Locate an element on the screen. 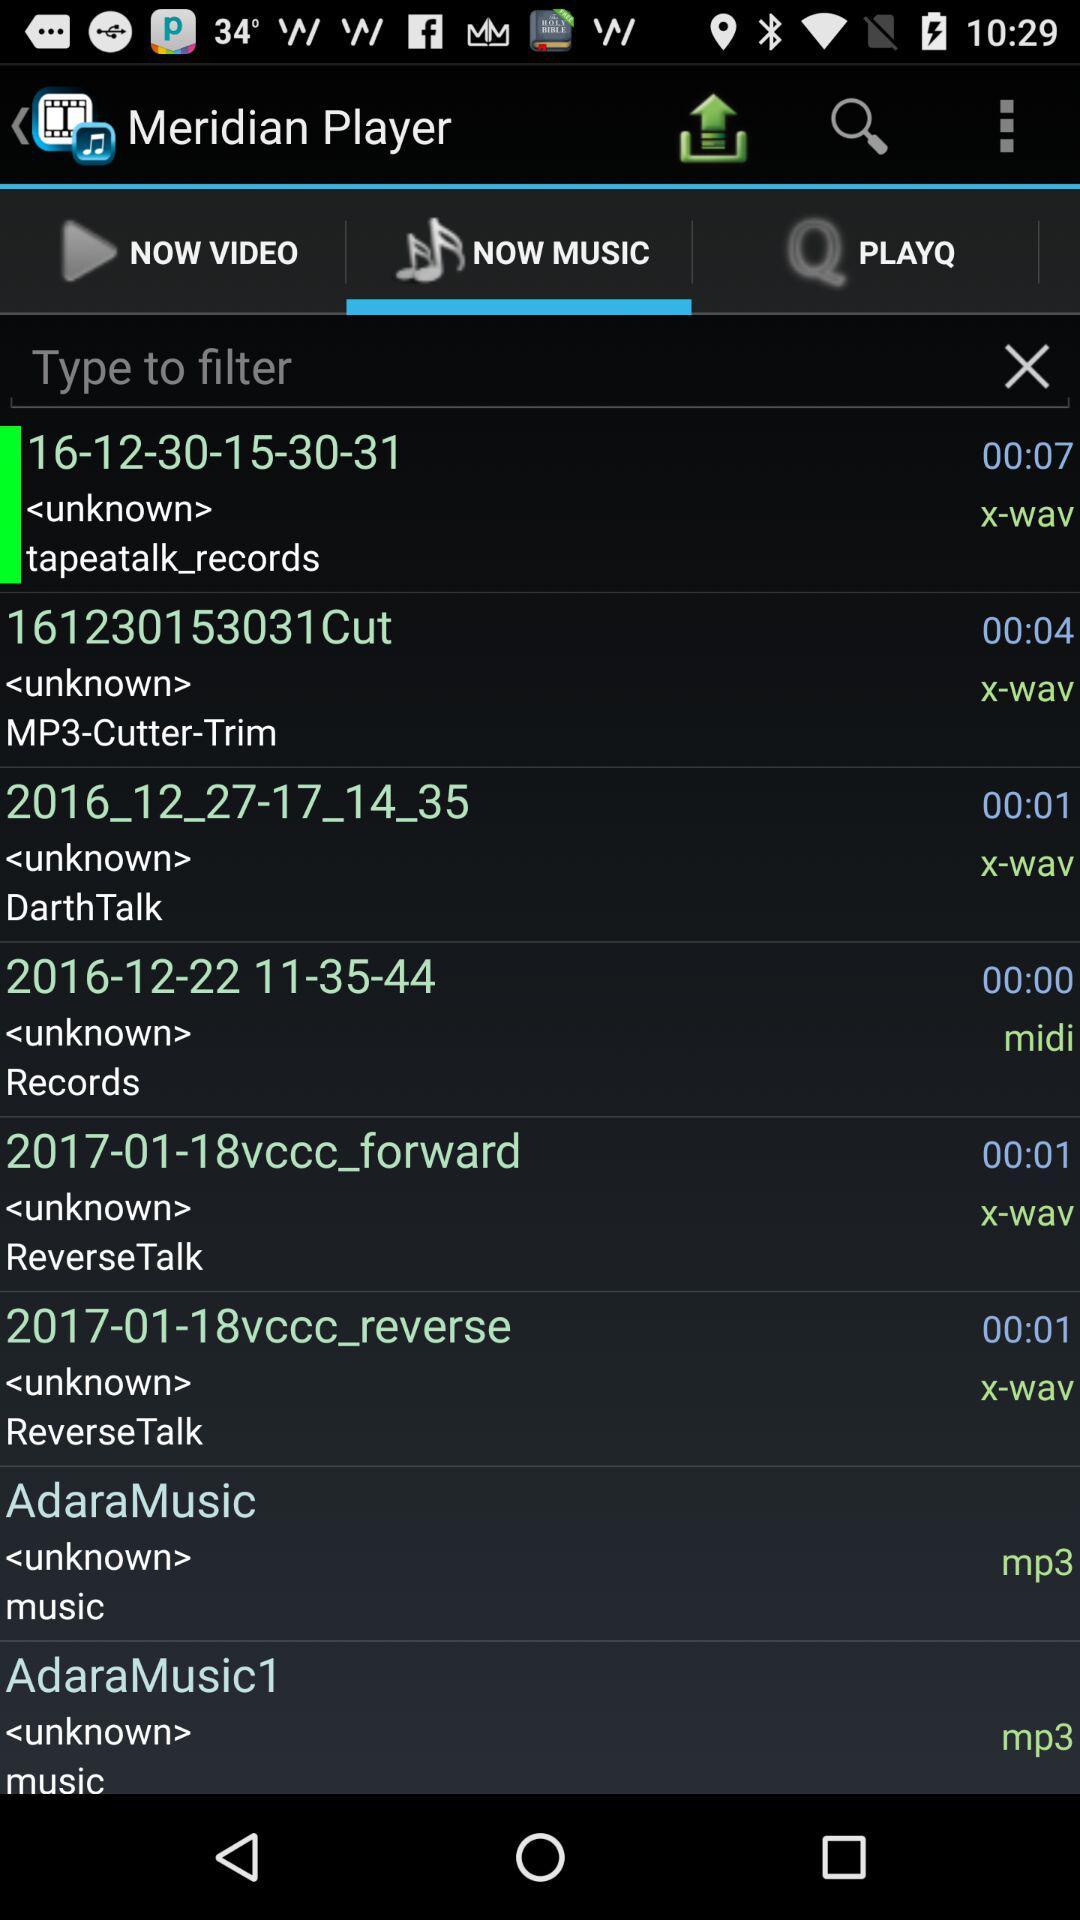  item above the <unknown> item is located at coordinates (497, 449).